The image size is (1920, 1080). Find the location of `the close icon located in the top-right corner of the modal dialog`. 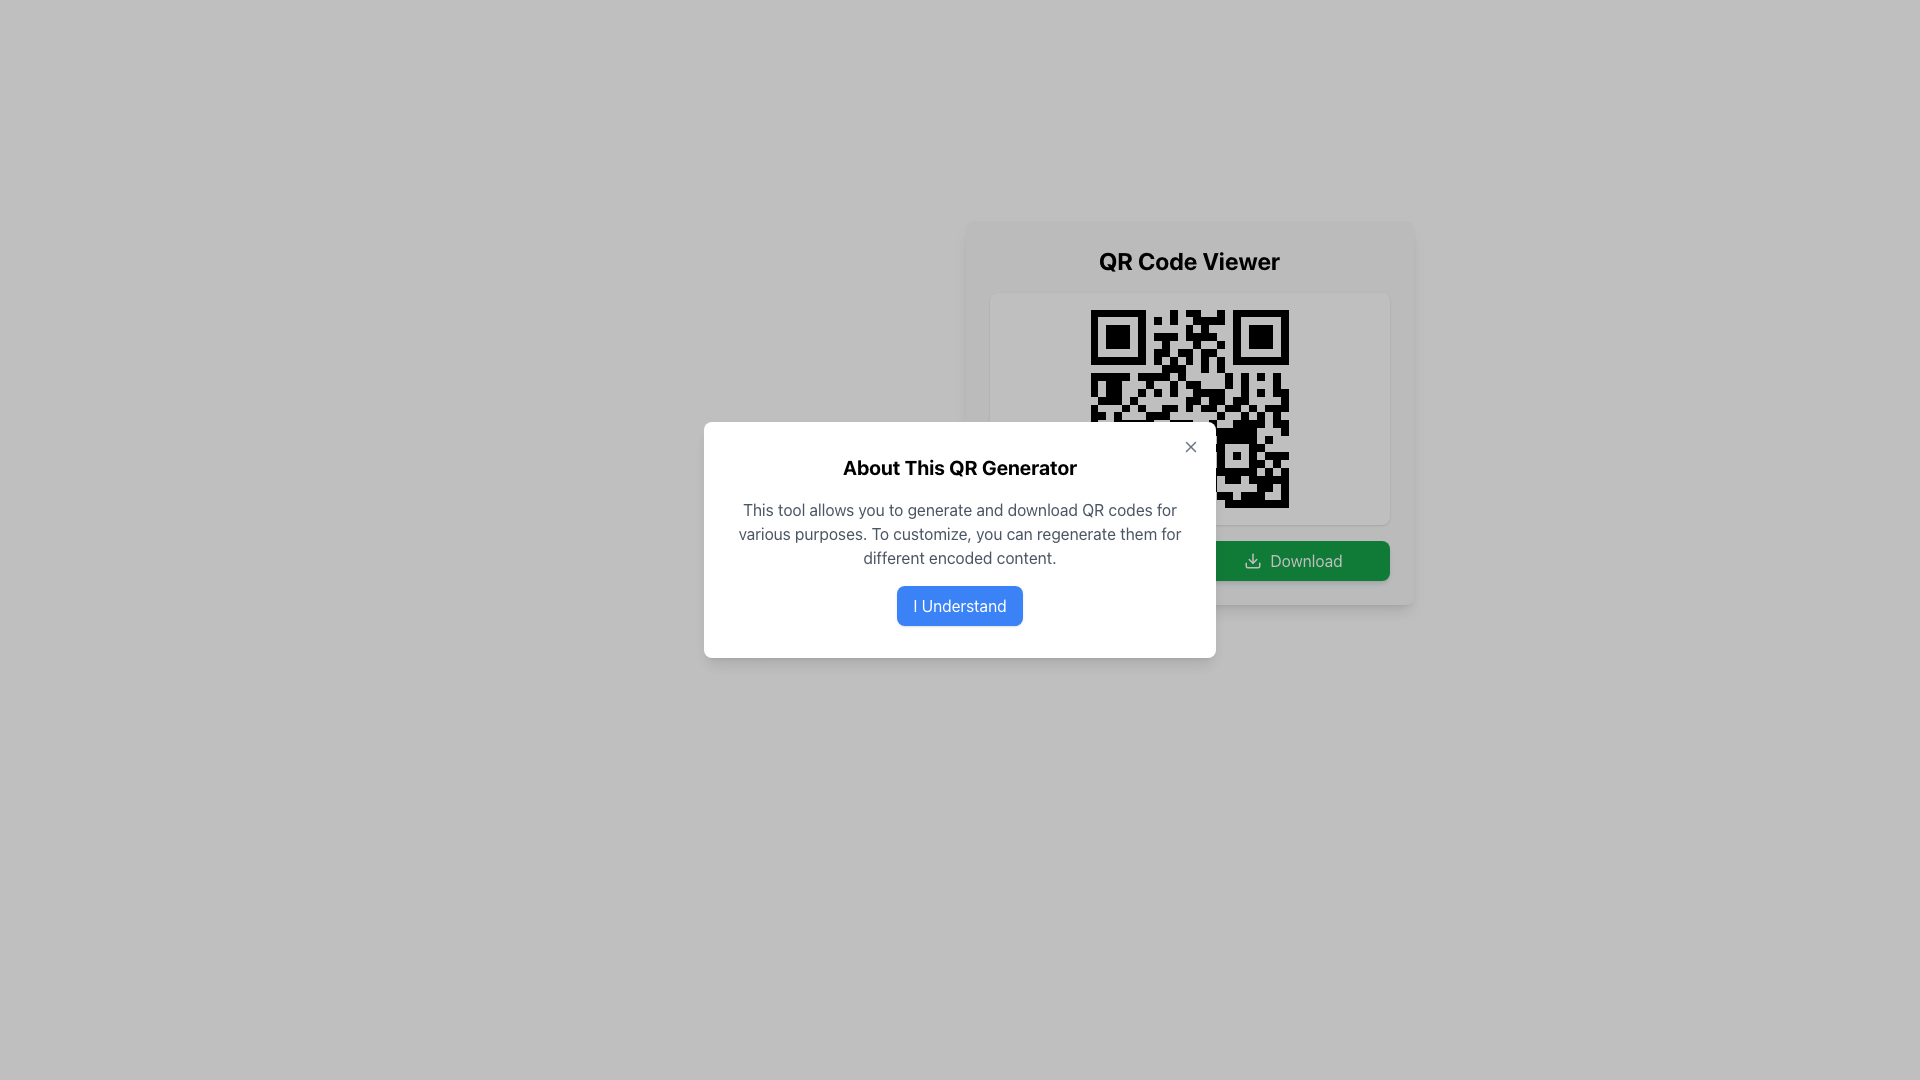

the close icon located in the top-right corner of the modal dialog is located at coordinates (1190, 446).